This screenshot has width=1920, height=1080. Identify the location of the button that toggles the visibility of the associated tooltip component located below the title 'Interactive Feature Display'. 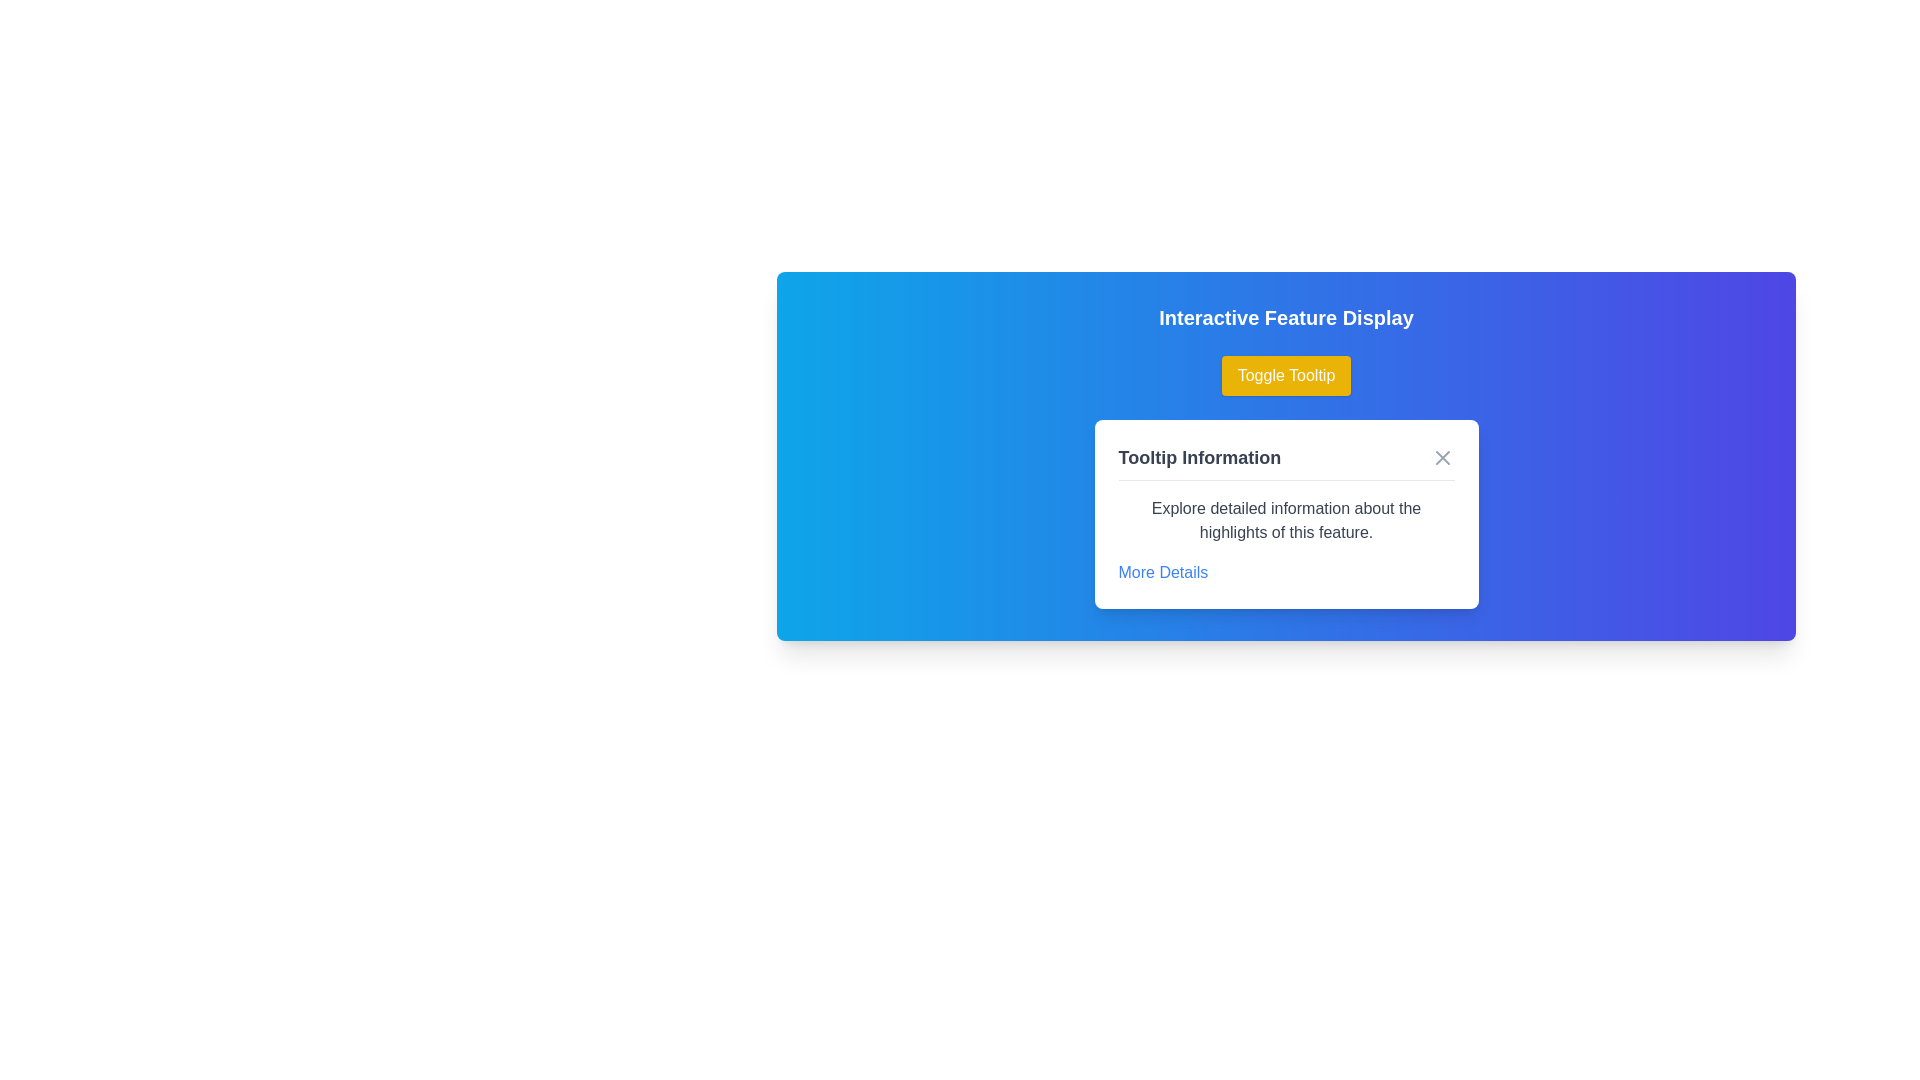
(1286, 375).